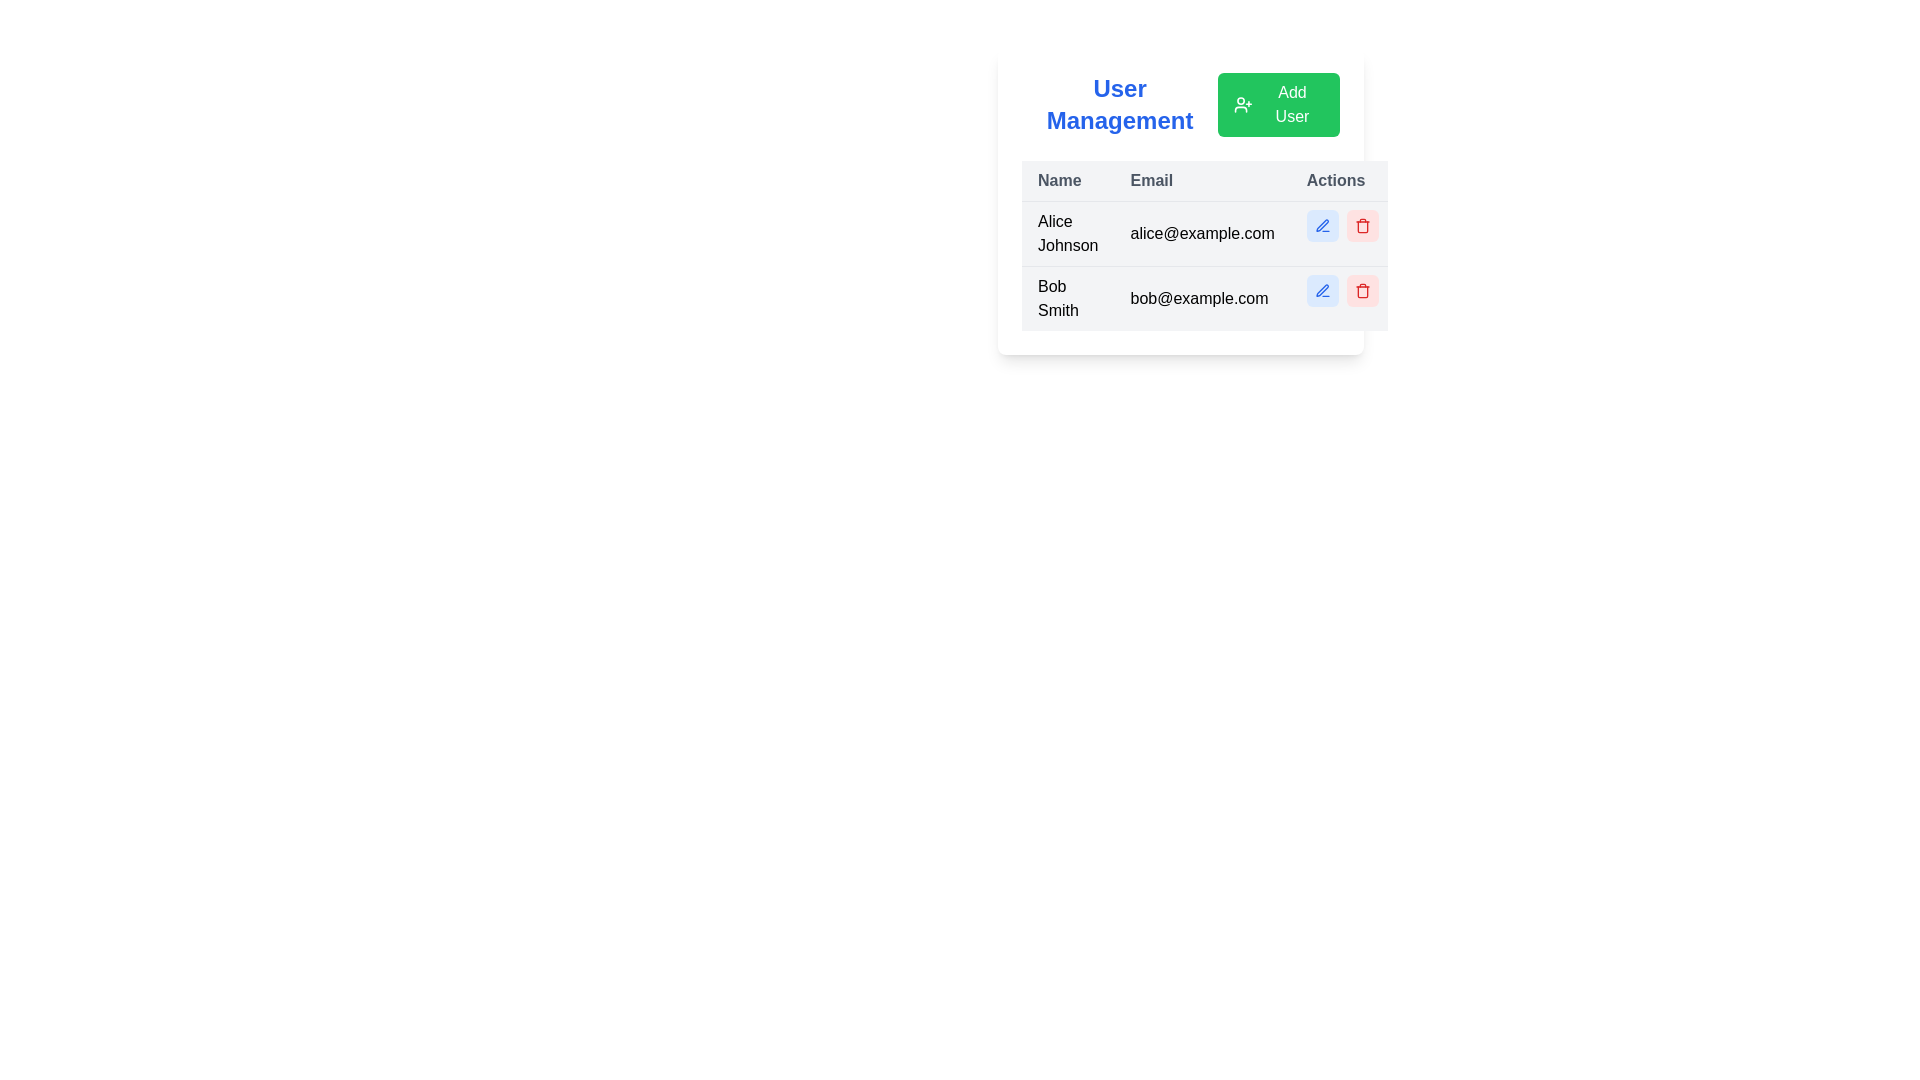 This screenshot has width=1920, height=1080. Describe the element at coordinates (1067, 181) in the screenshot. I see `the 'Name' header label in the table, which is the leftmost element among 'Name', 'Email', and 'Actions', located below the 'User Management' title` at that location.